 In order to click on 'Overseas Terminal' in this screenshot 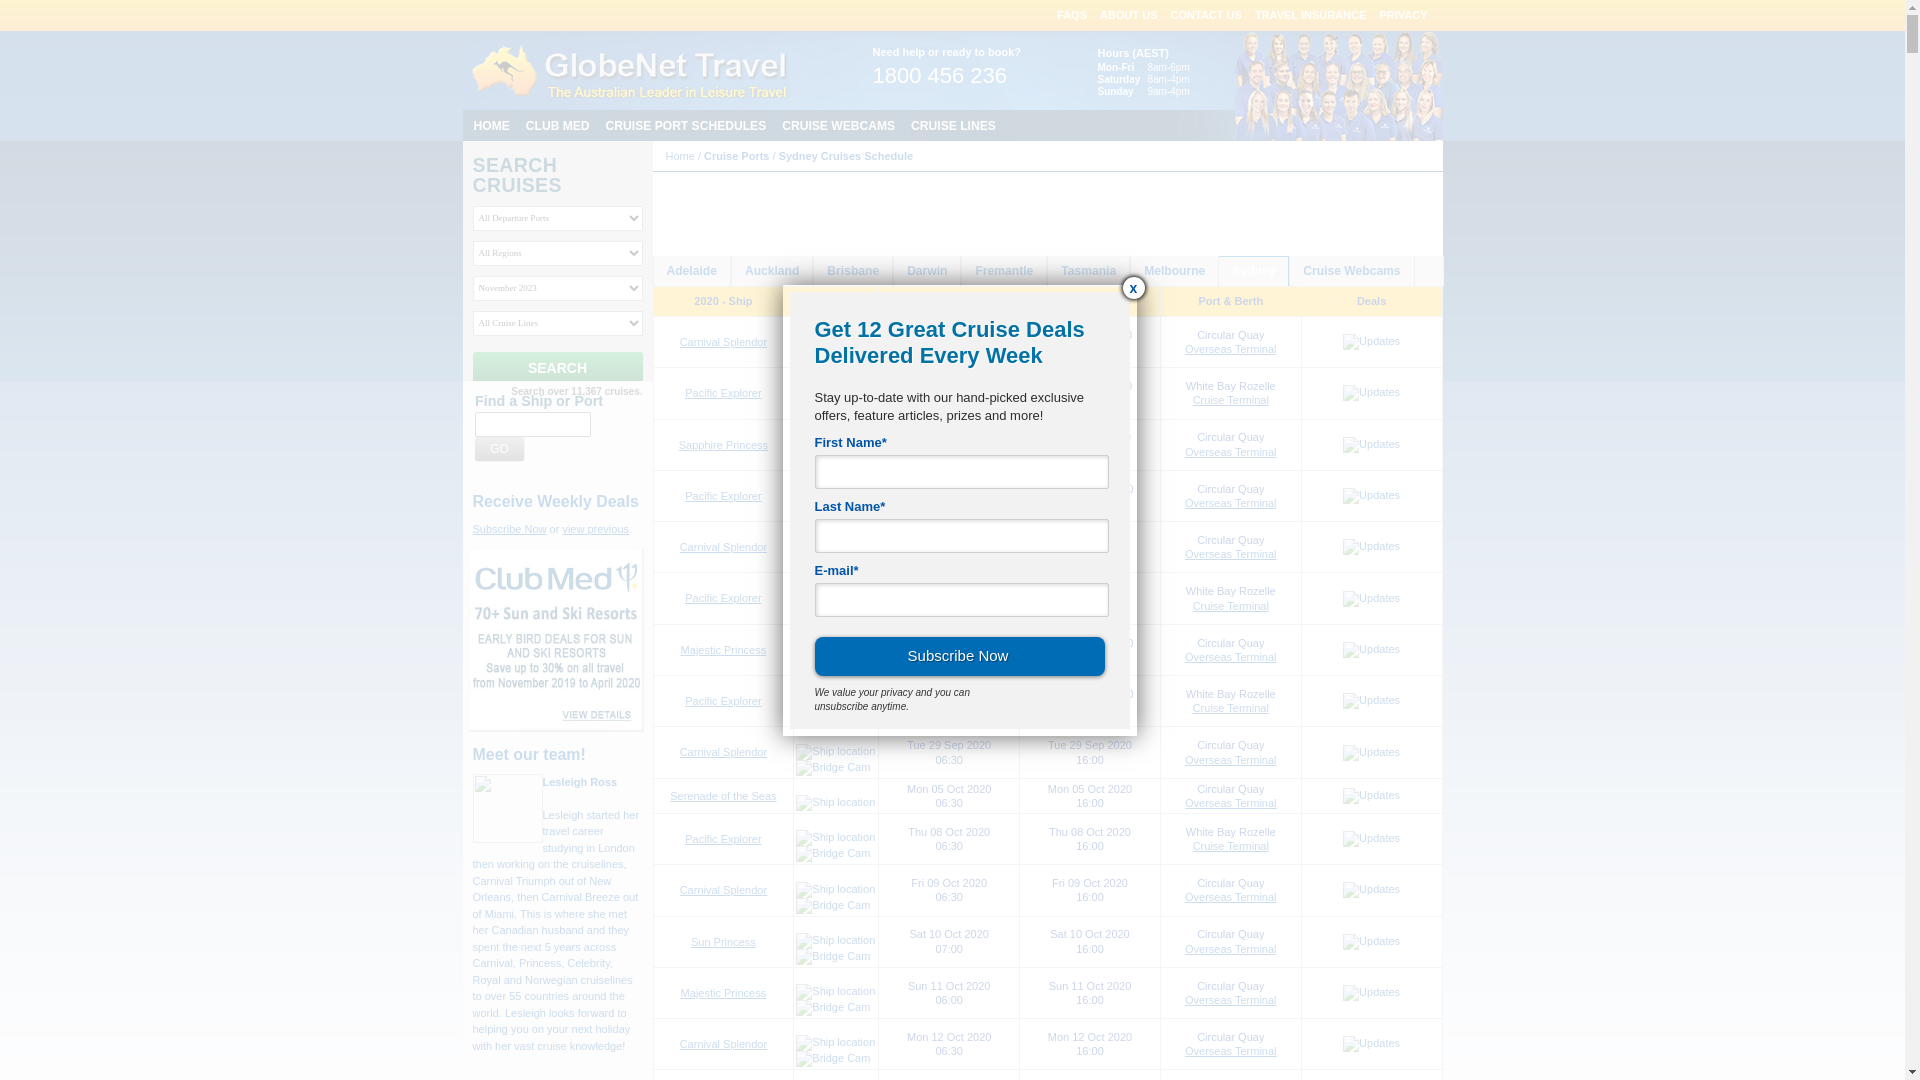, I will do `click(1229, 451)`.